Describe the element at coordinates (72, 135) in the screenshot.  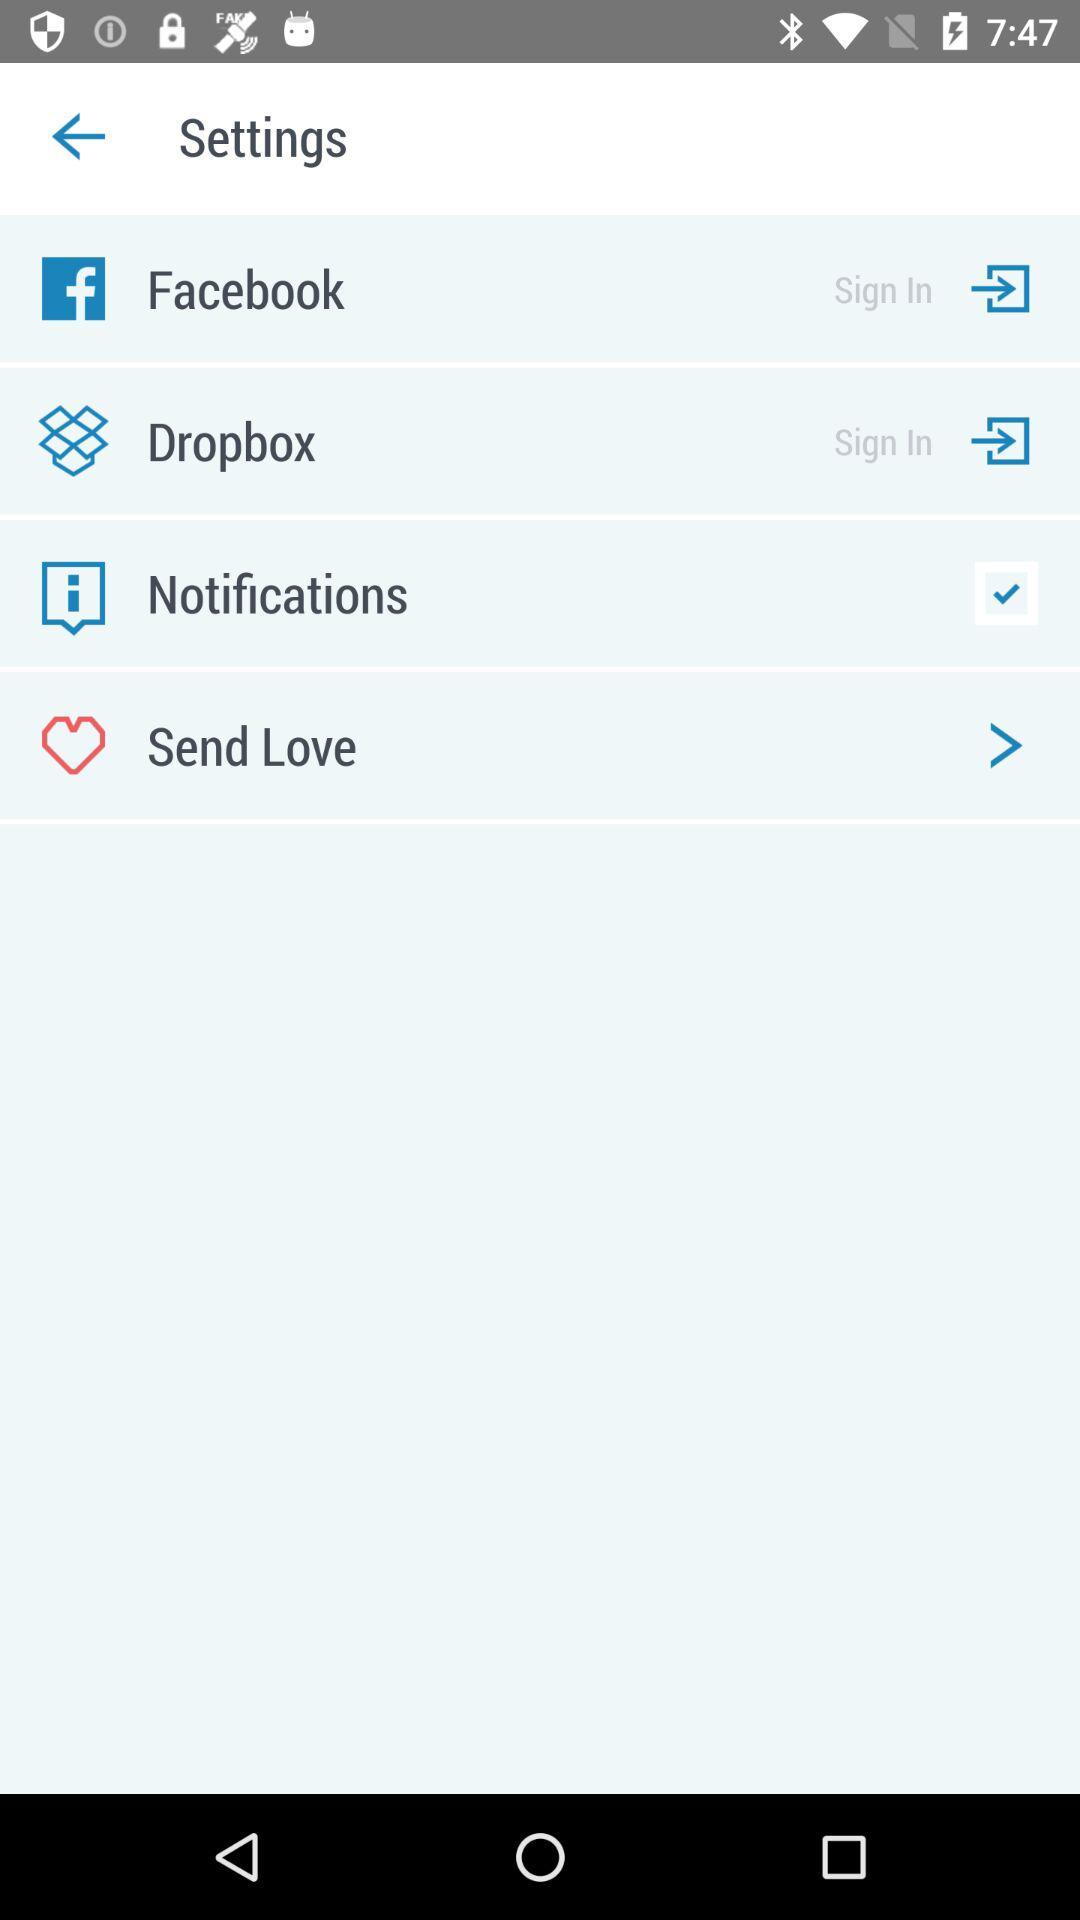
I see `the arrow_backward icon` at that location.